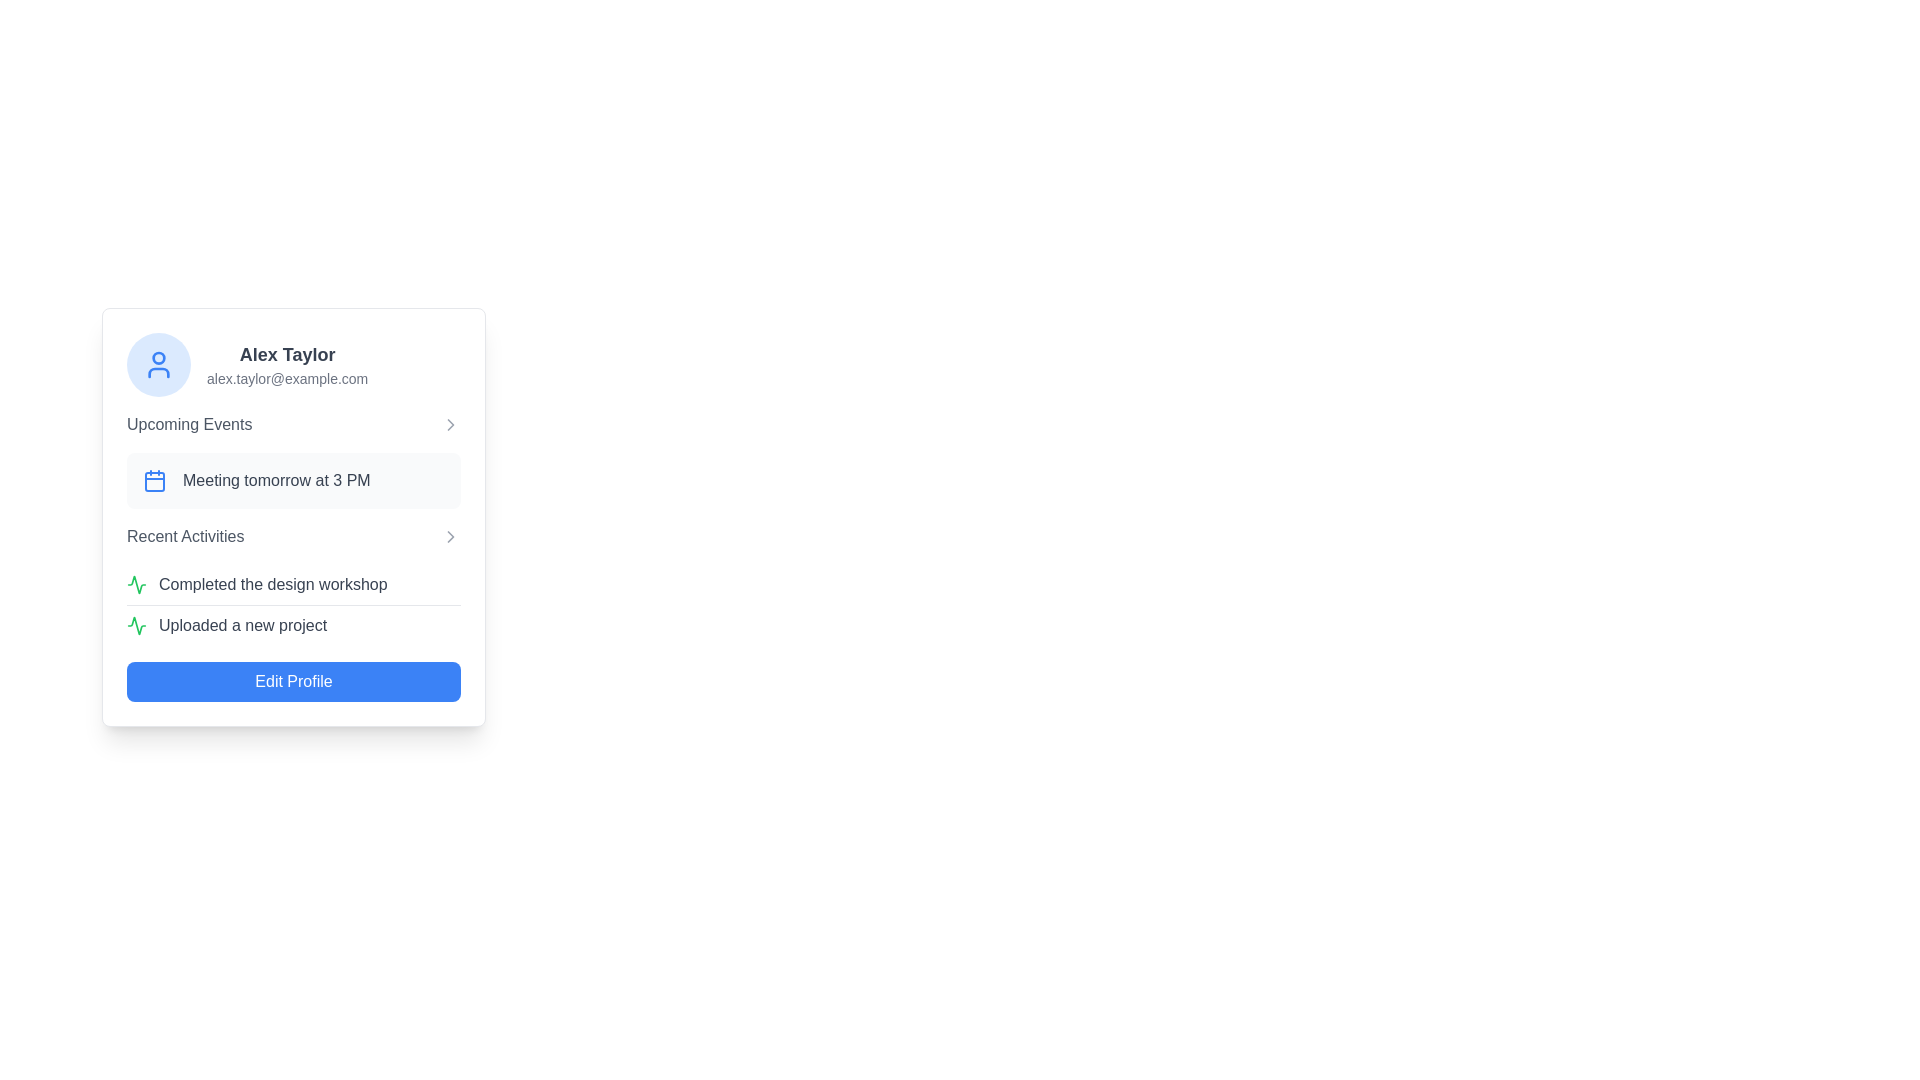  Describe the element at coordinates (292, 481) in the screenshot. I see `the Static information card displaying the upcoming event titled 'Meeting' scheduled for 'tomorrow at 3 PM', which is located under the 'Upcoming Events' section` at that location.